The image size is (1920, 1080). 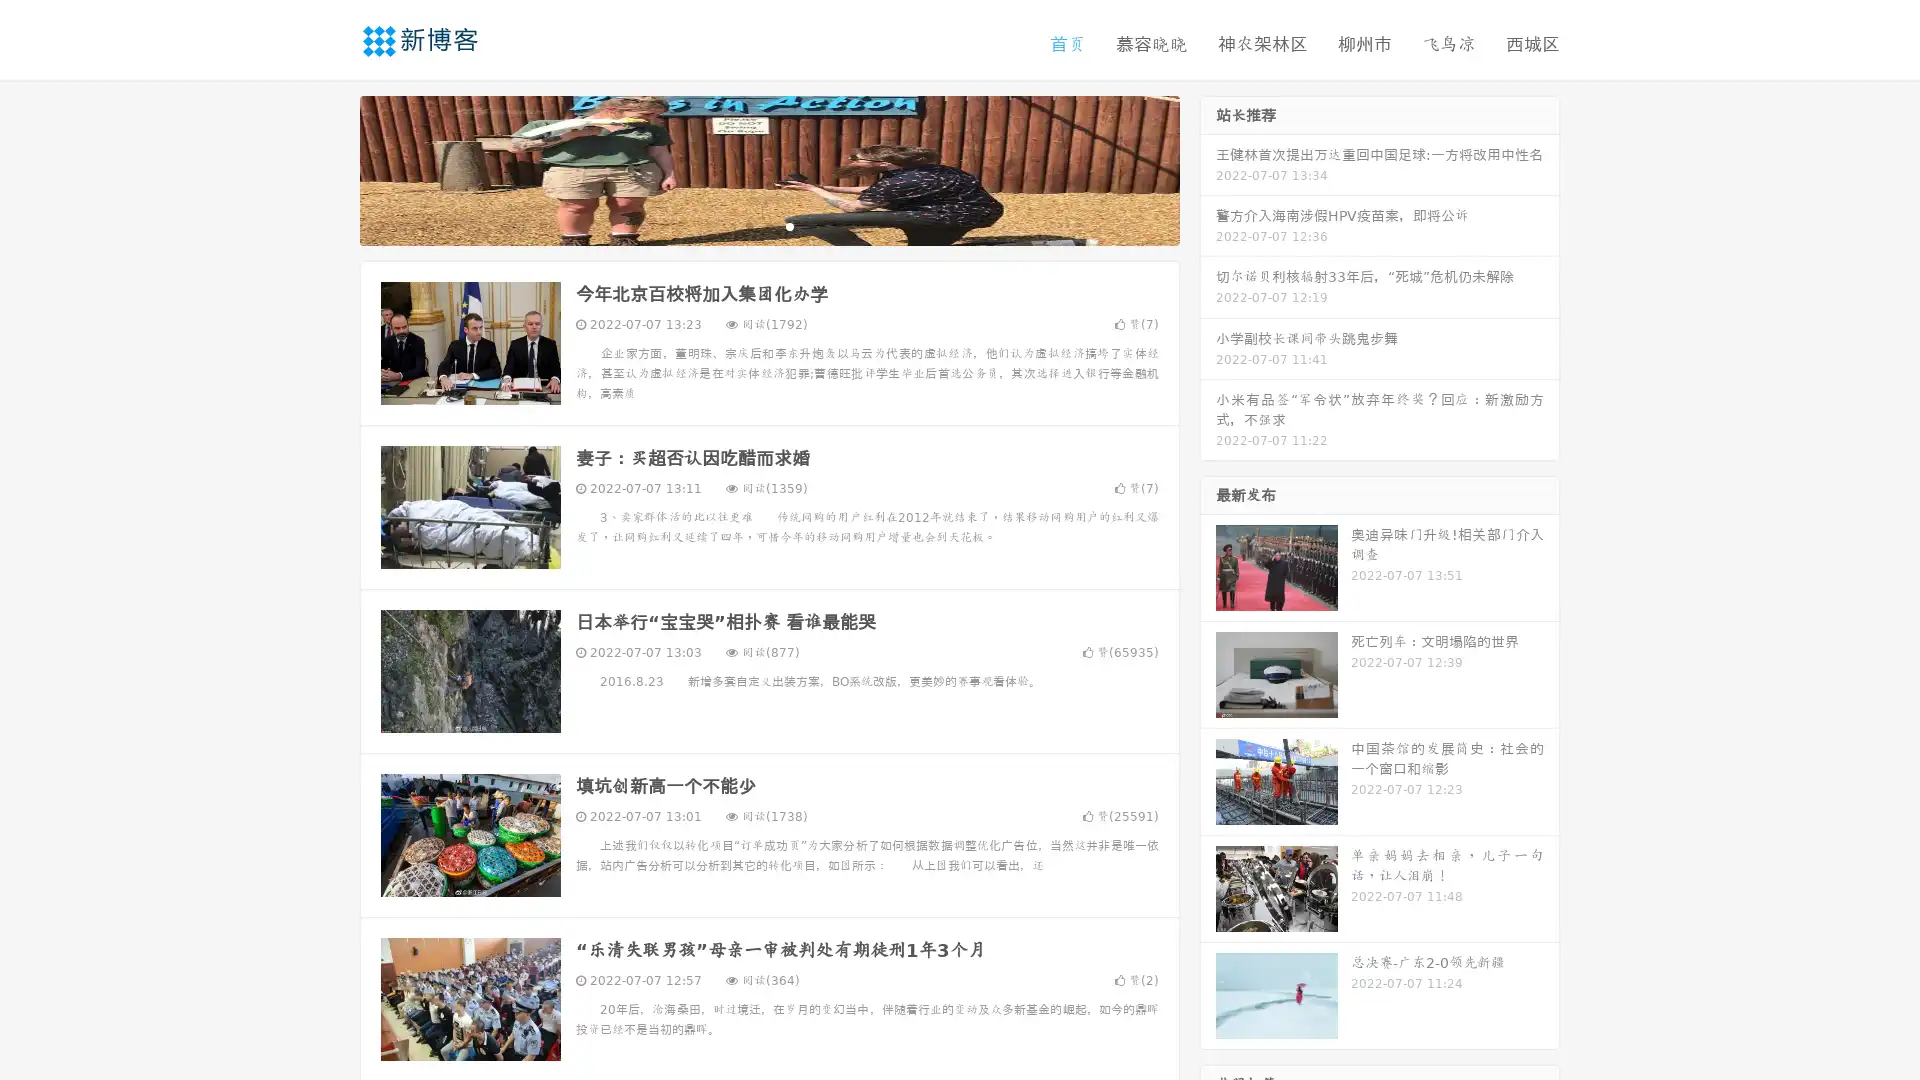 I want to click on Previous slide, so click(x=330, y=168).